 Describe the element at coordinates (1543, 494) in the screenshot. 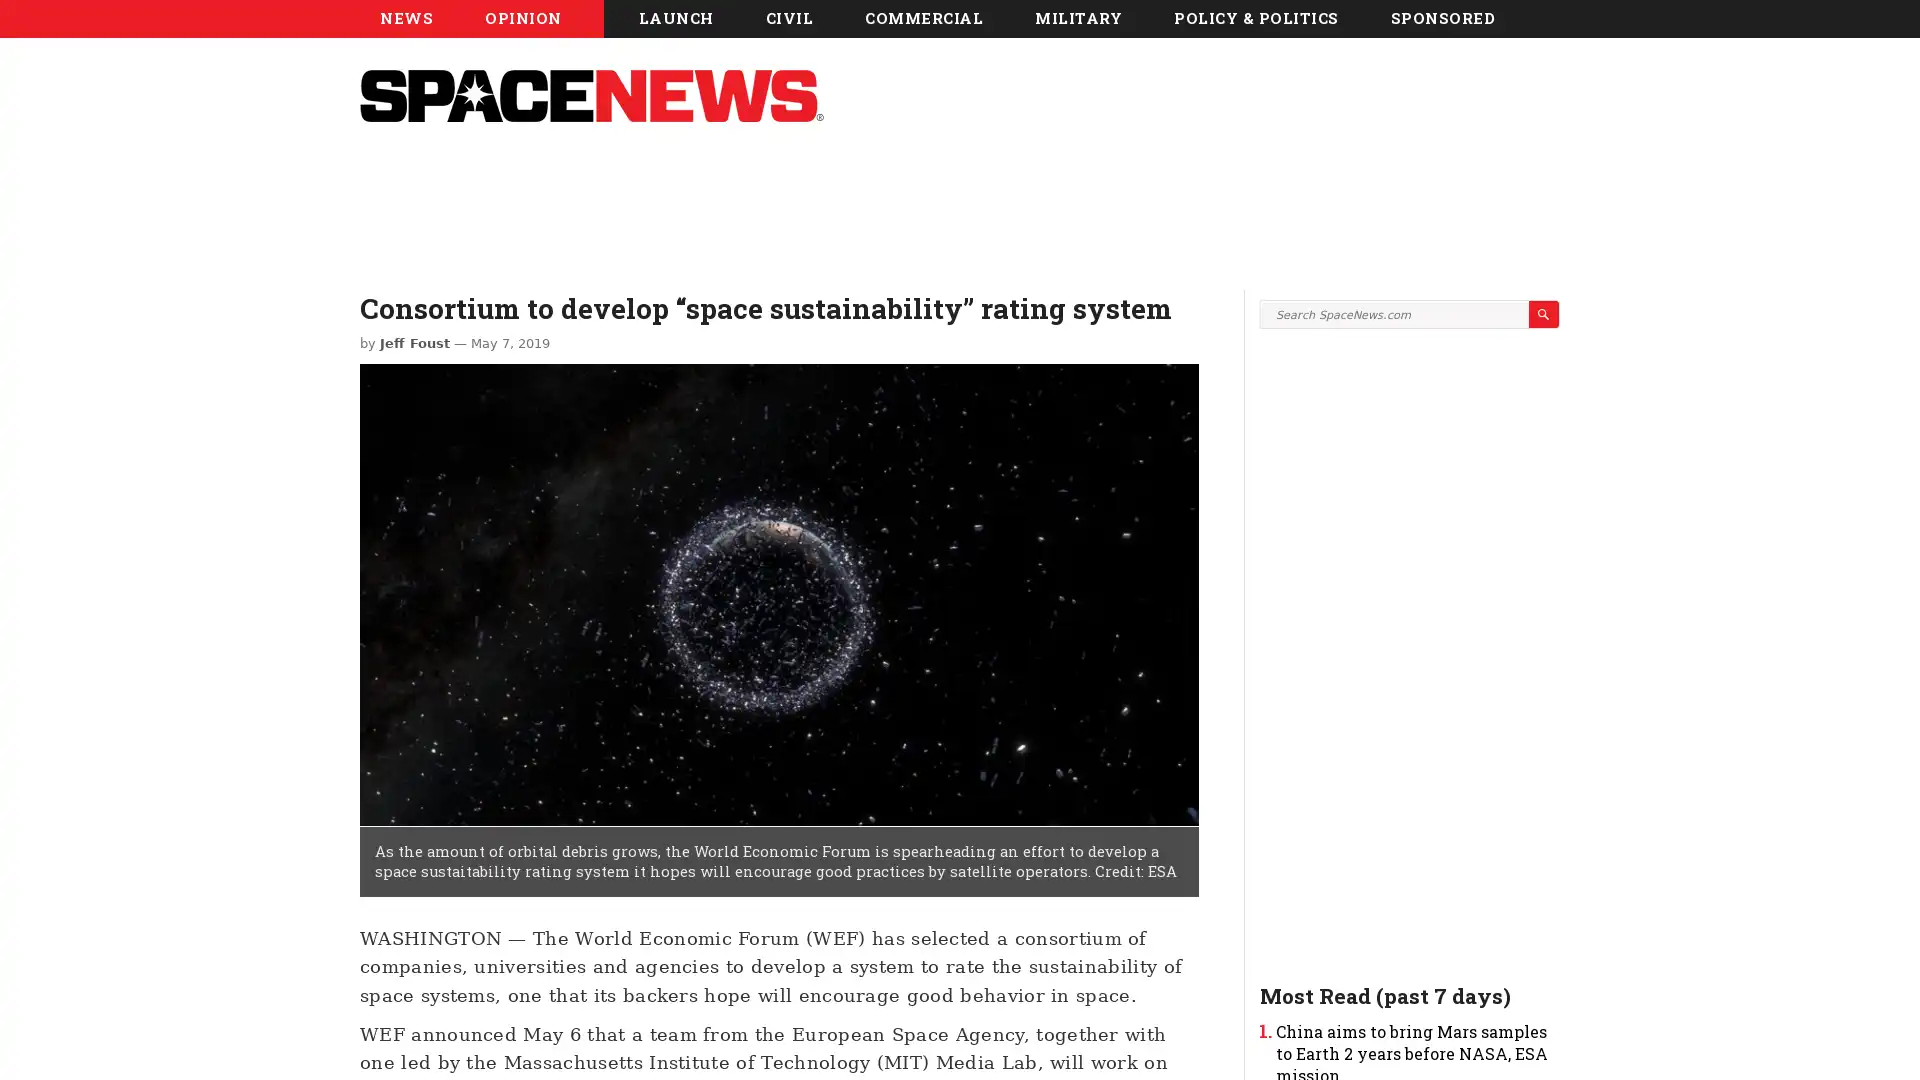

I see `Search` at that location.